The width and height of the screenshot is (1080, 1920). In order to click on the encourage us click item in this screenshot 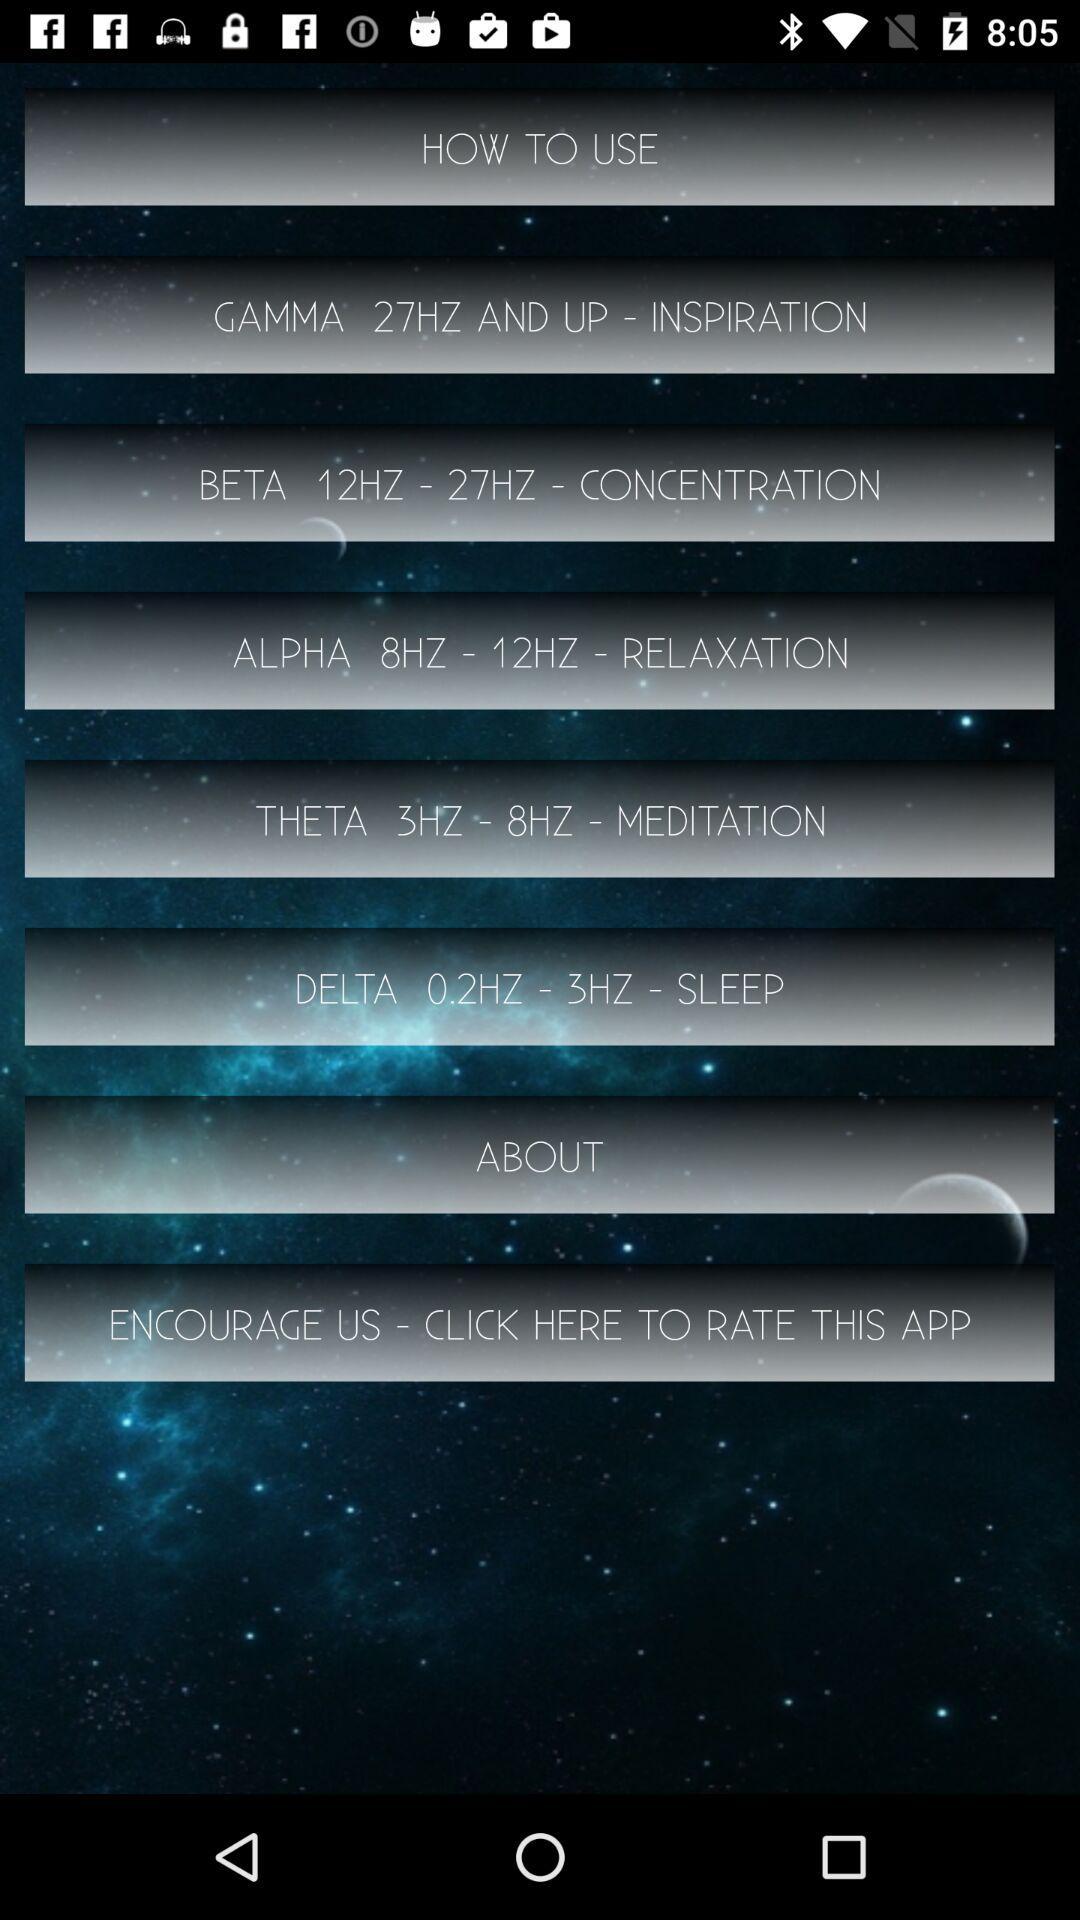, I will do `click(540, 1323)`.